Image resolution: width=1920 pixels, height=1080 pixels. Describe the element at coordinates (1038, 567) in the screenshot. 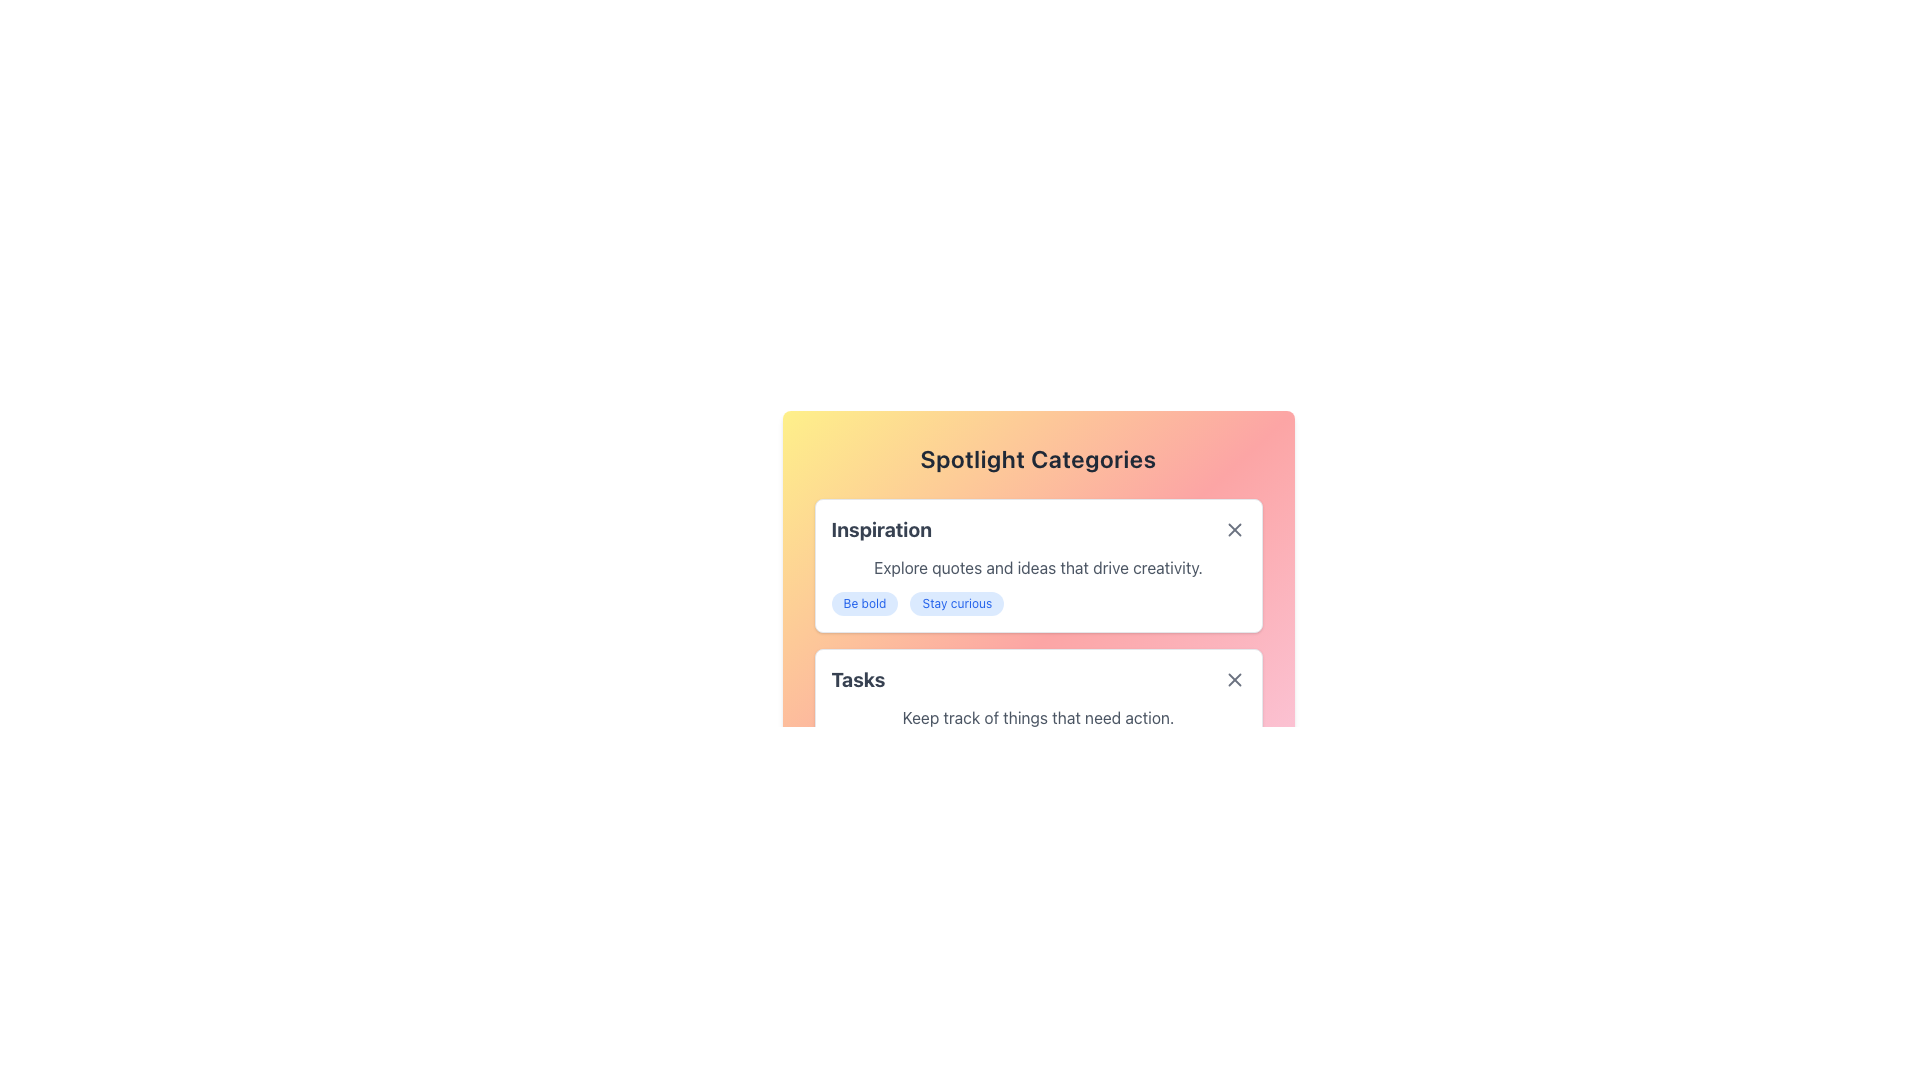

I see `the text element reading 'Explore quotes and ideas that drive creativity.' located in the middle section of the 'Inspiration' card, positioned below the title 'Inspiration'` at that location.